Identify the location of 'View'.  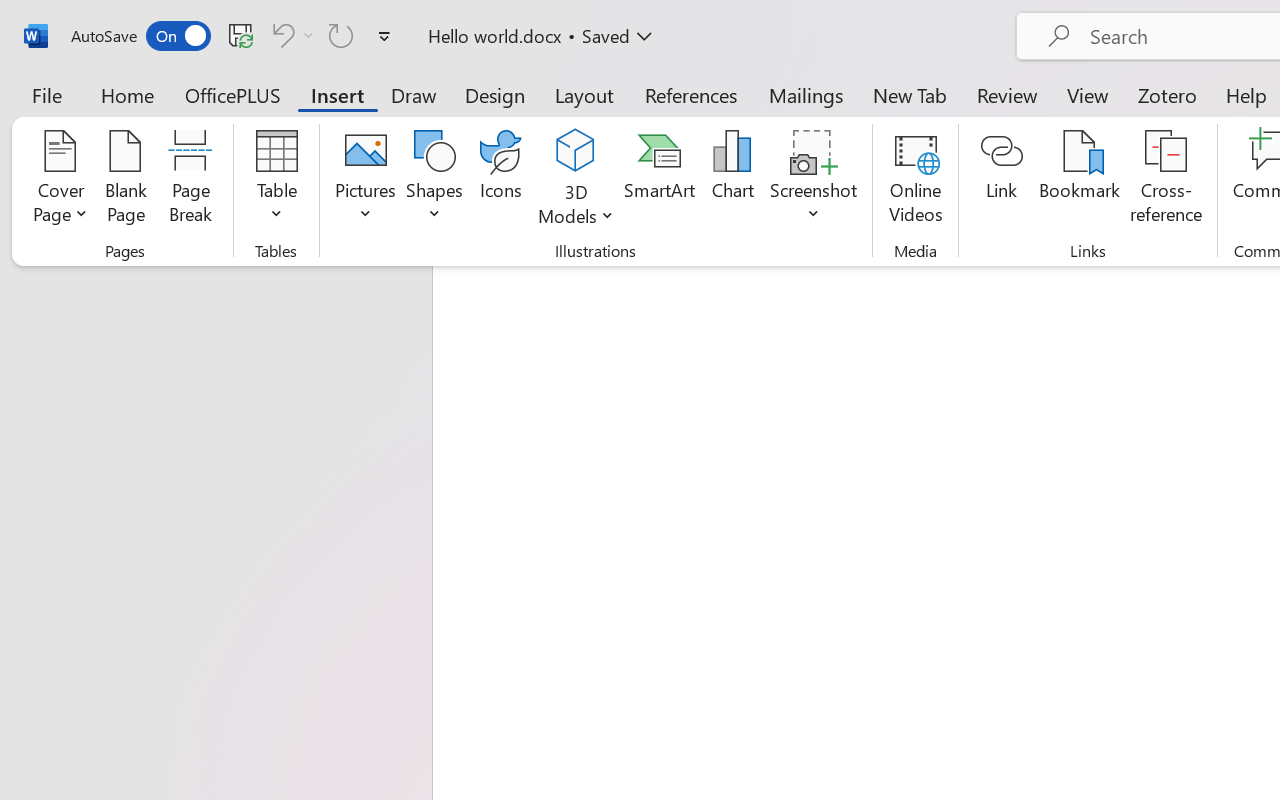
(1087, 94).